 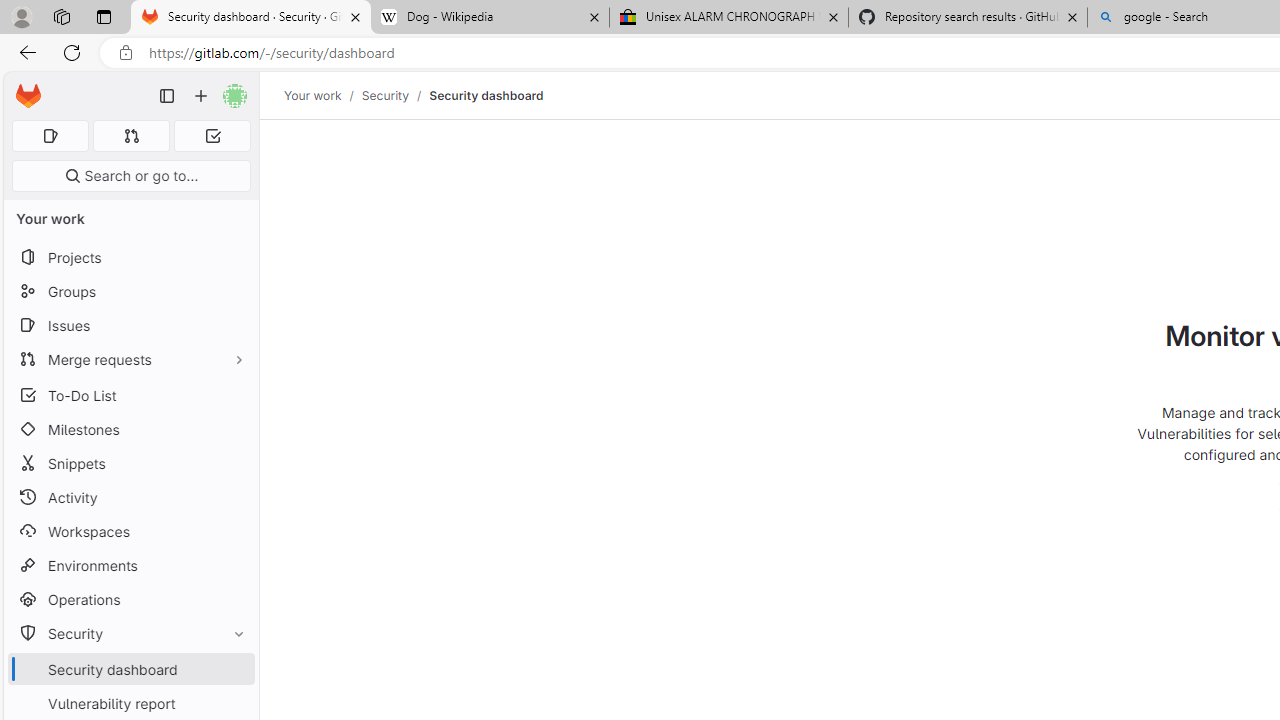 I want to click on 'Snippets', so click(x=130, y=463).